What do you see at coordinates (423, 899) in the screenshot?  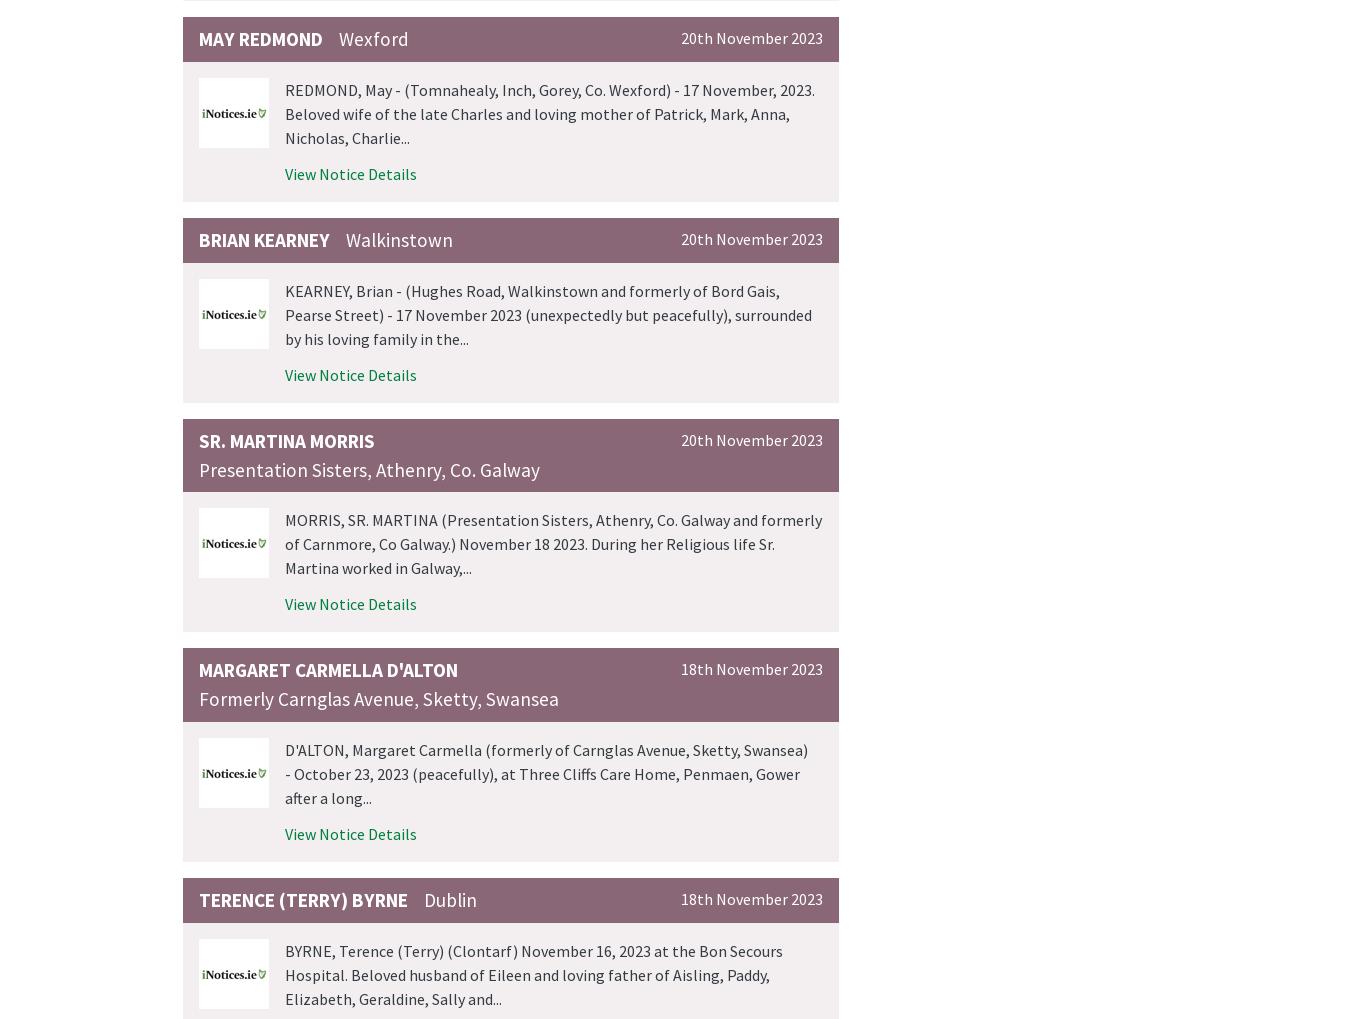 I see `'Dublin'` at bounding box center [423, 899].